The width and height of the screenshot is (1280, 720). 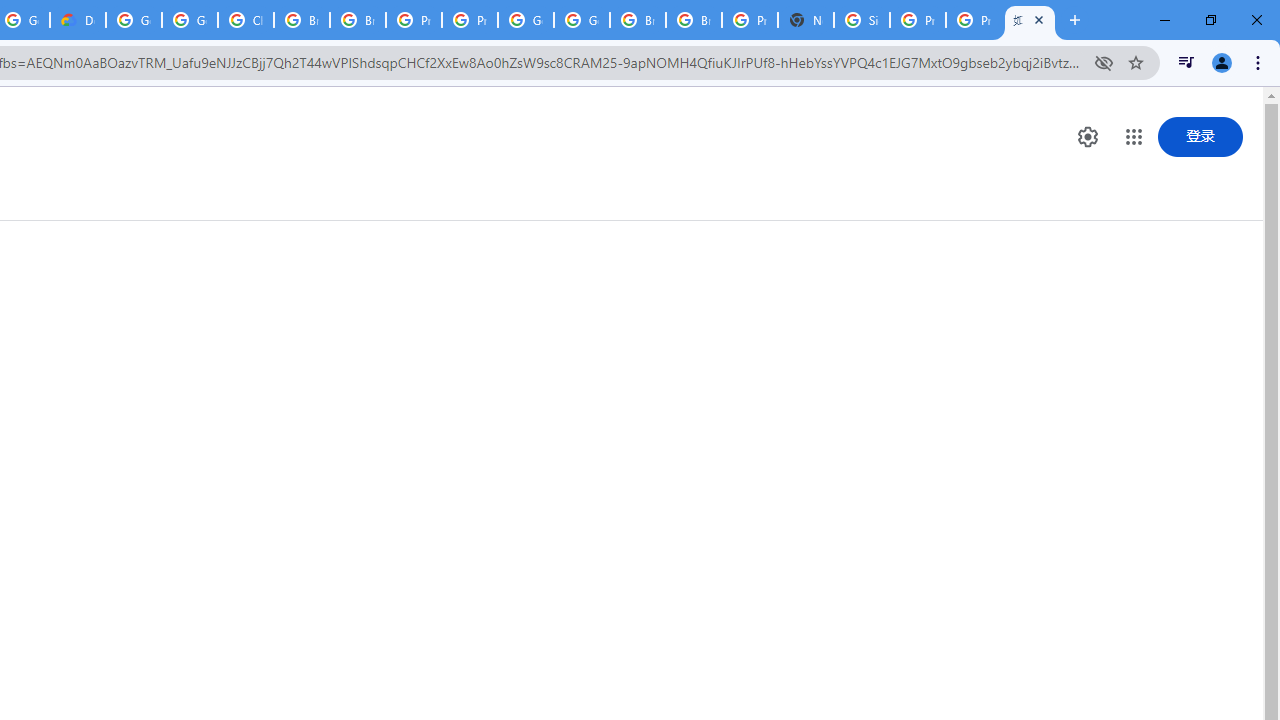 What do you see at coordinates (862, 20) in the screenshot?
I see `'Sign in - Google Accounts'` at bounding box center [862, 20].